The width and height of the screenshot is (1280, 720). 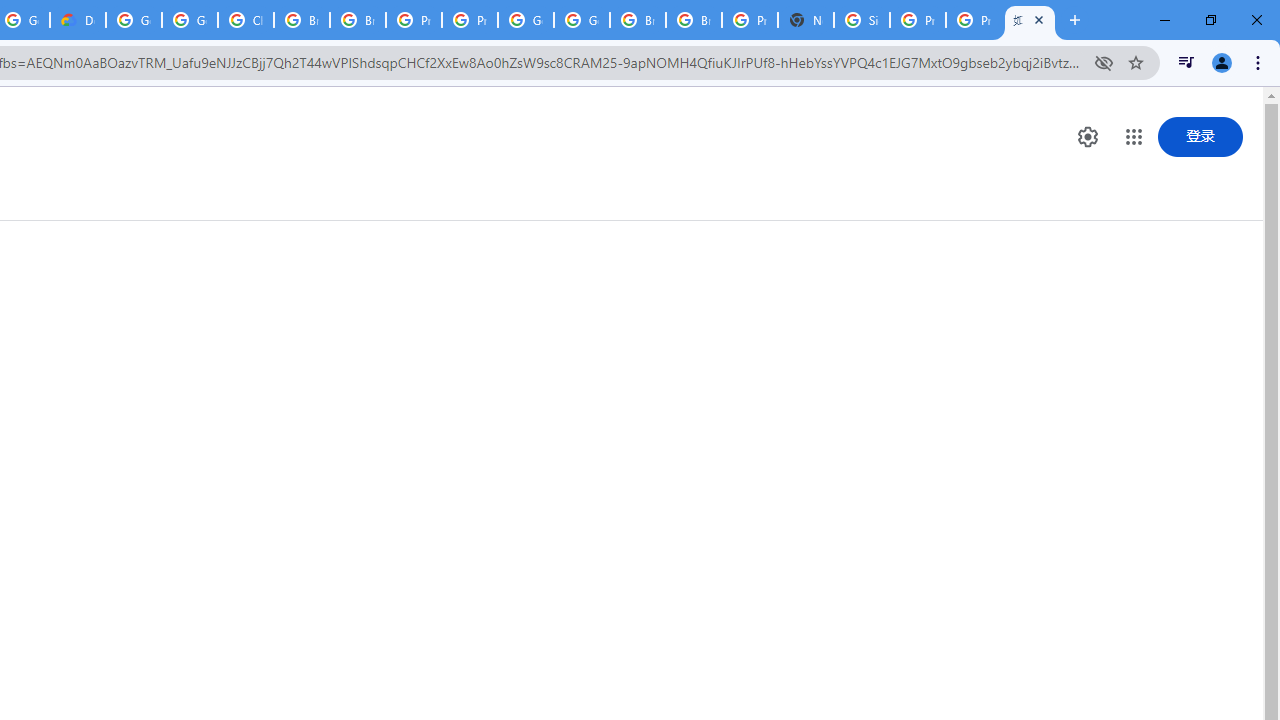 What do you see at coordinates (862, 20) in the screenshot?
I see `'Sign in - Google Accounts'` at bounding box center [862, 20].